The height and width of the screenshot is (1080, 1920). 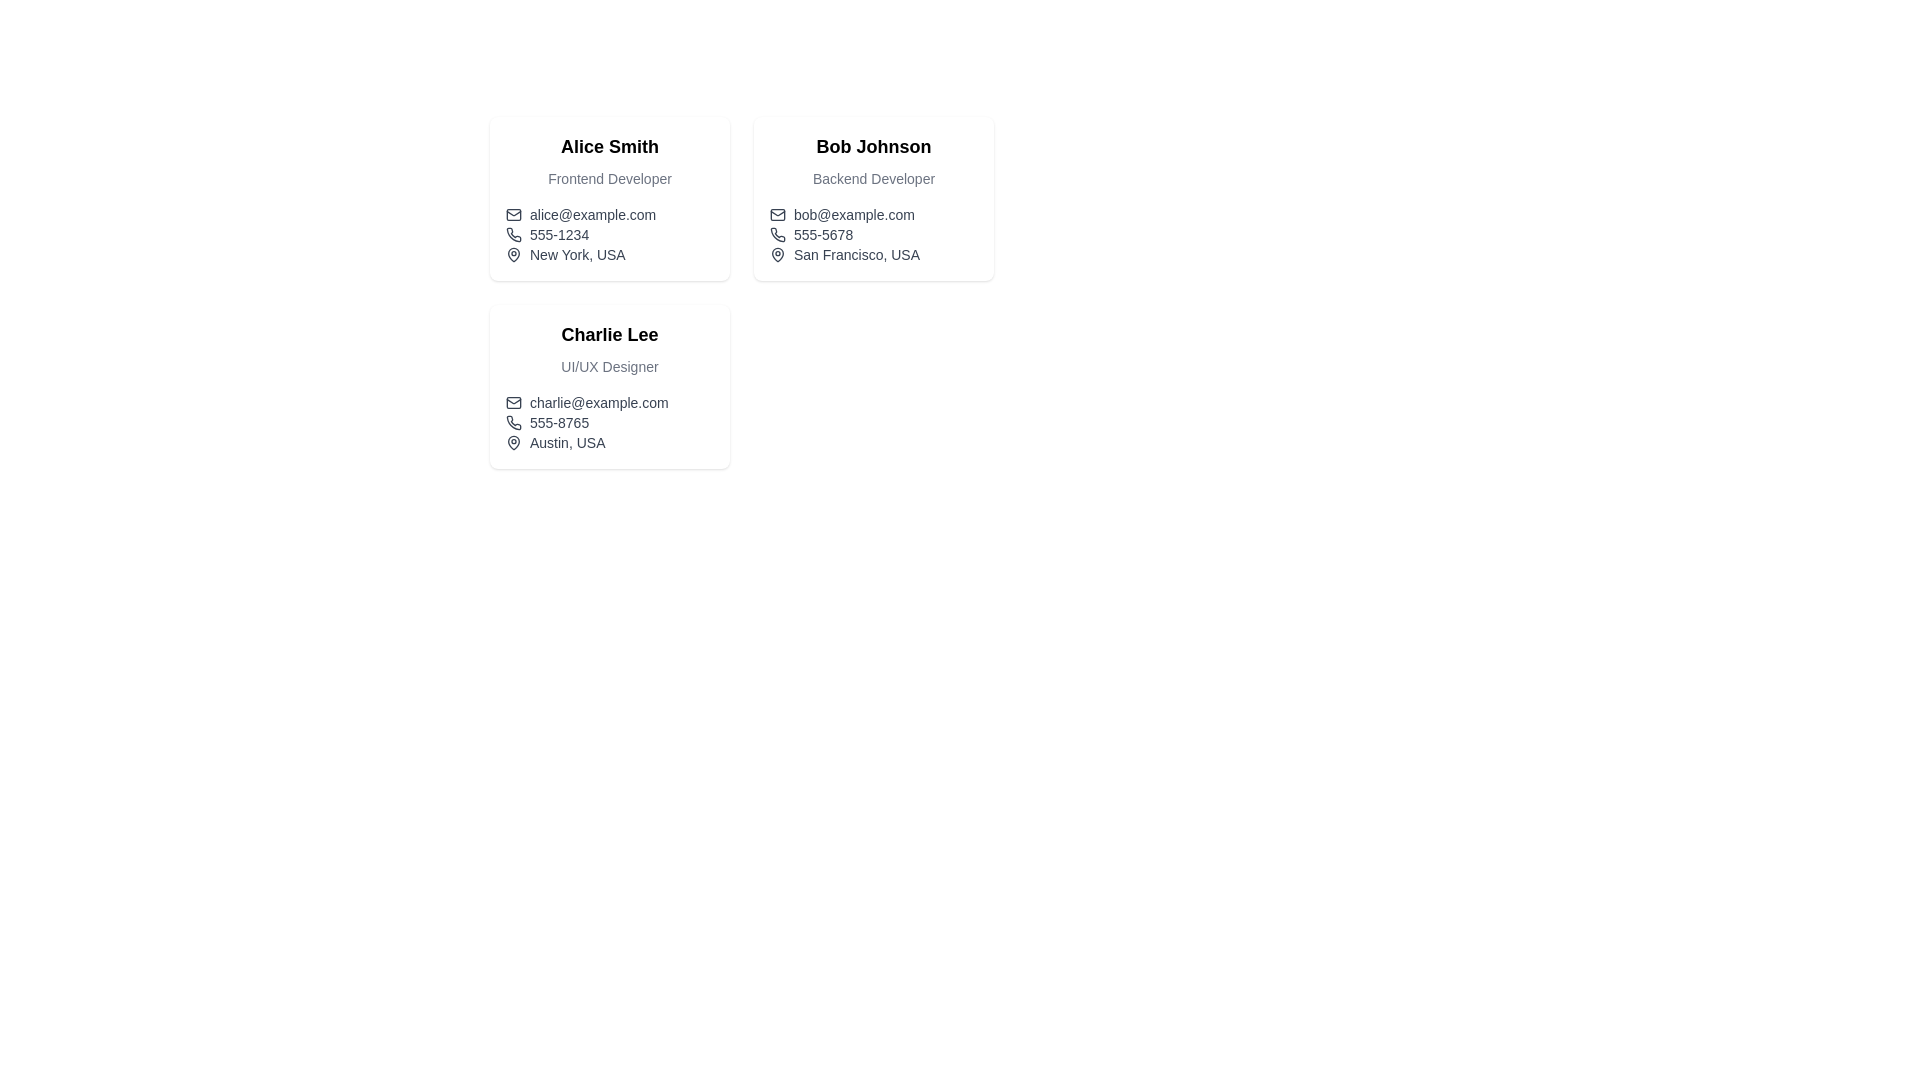 I want to click on email address displayed in the text display, which shows 'bob@example.com' in a small, gray font within the card for 'Bob Johnson.', so click(x=854, y=215).